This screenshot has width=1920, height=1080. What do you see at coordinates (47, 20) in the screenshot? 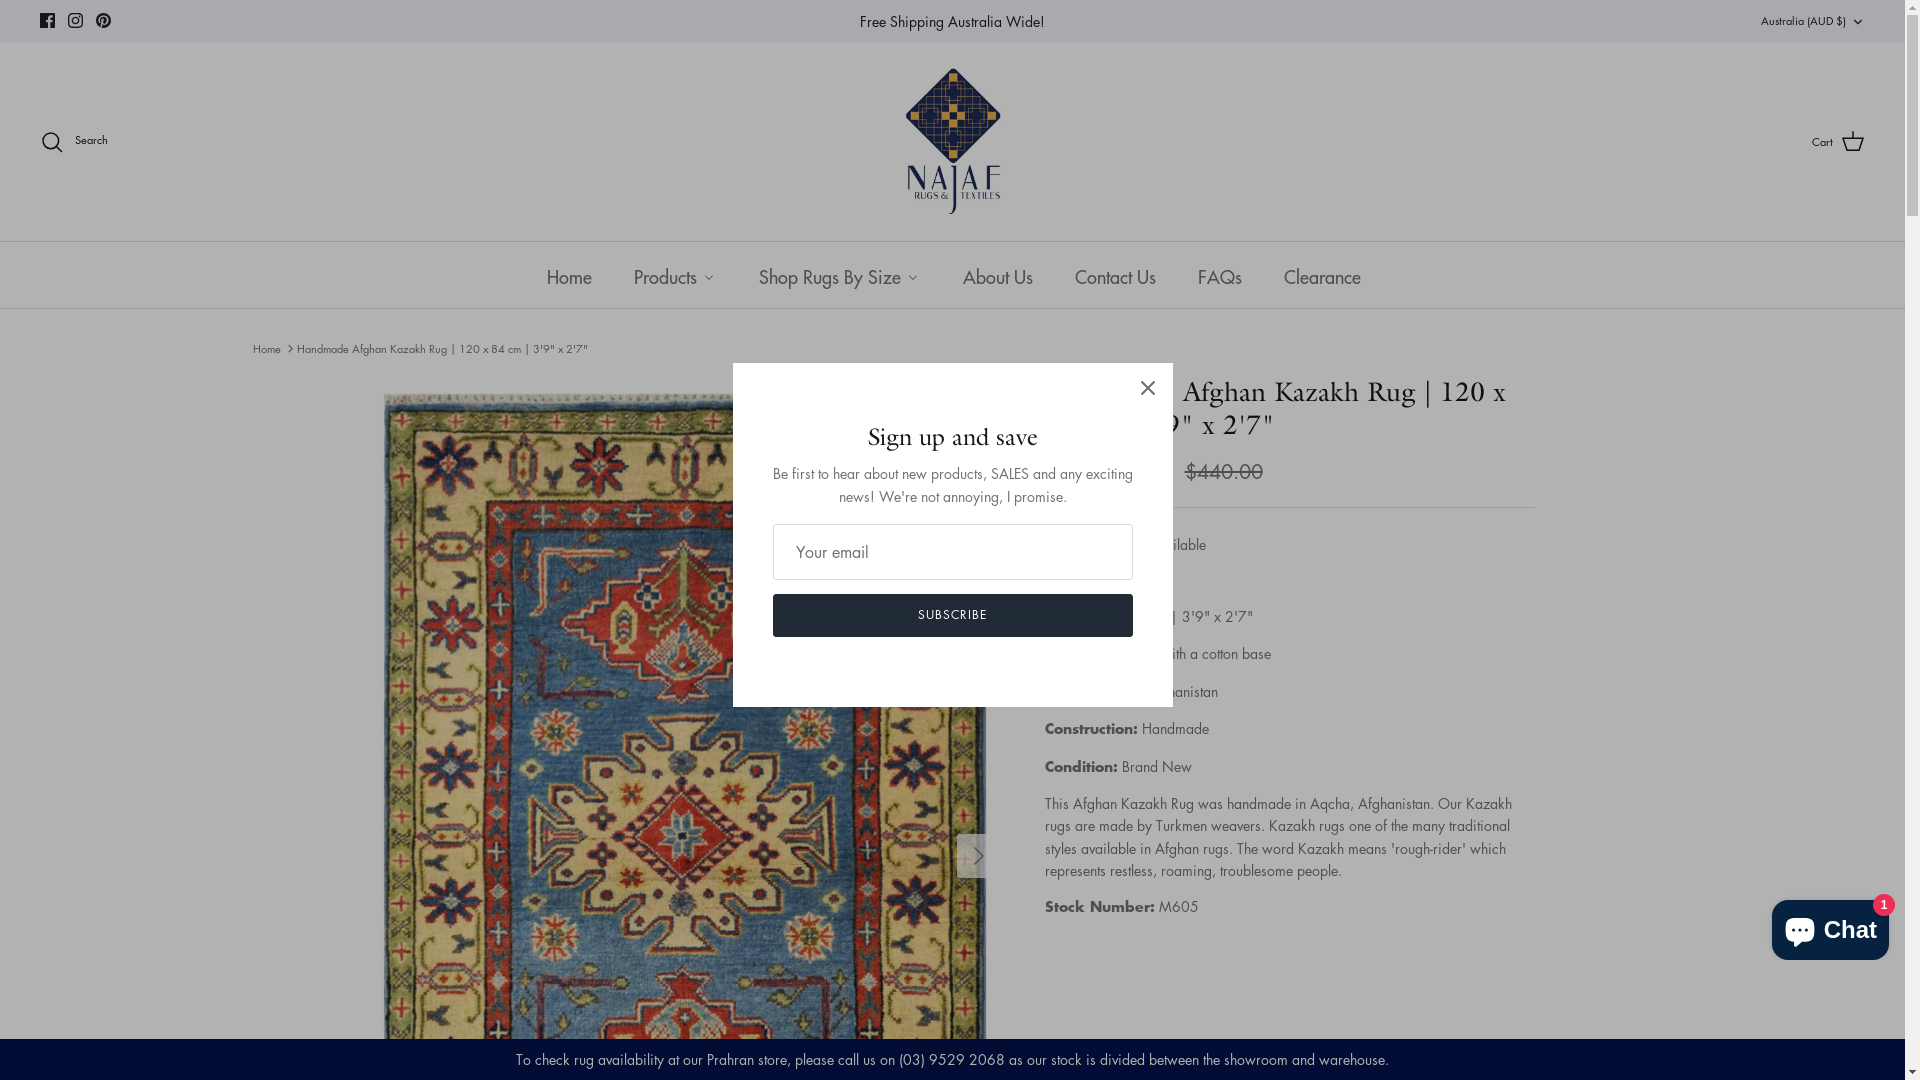
I see `'Facebook'` at bounding box center [47, 20].